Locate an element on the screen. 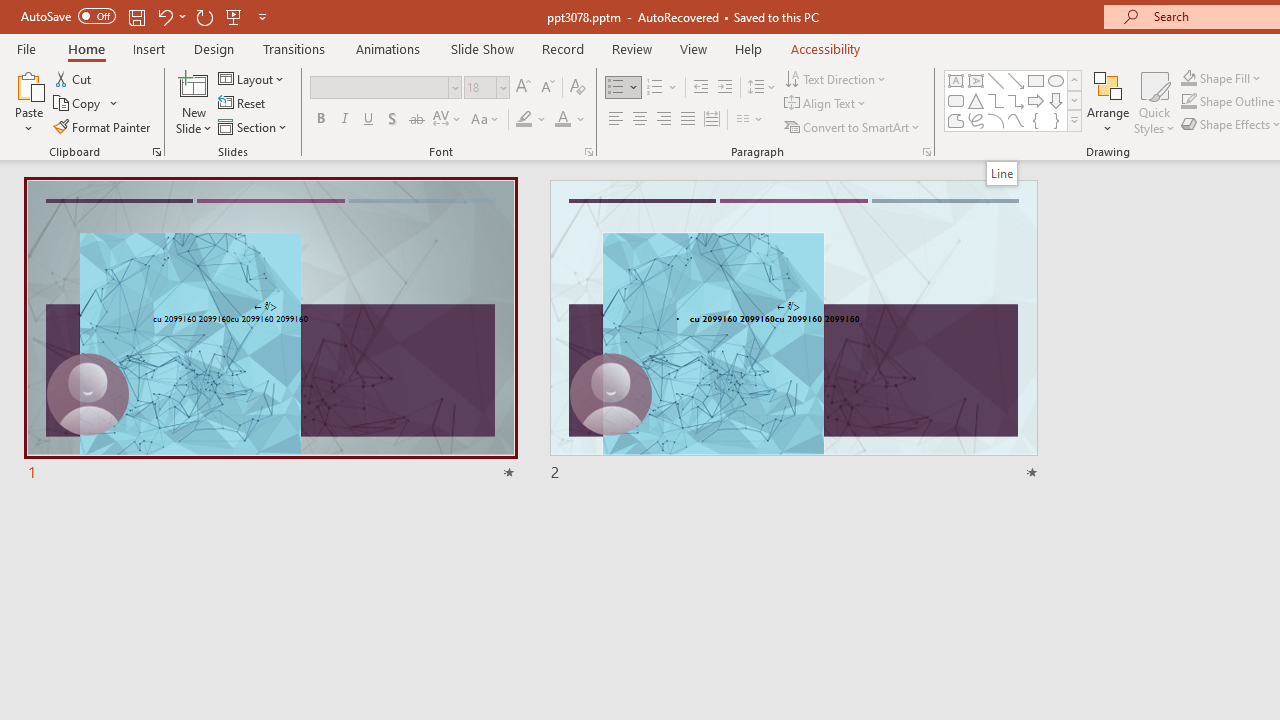 This screenshot has height=720, width=1280. 'Line Arrow' is located at coordinates (1016, 80).